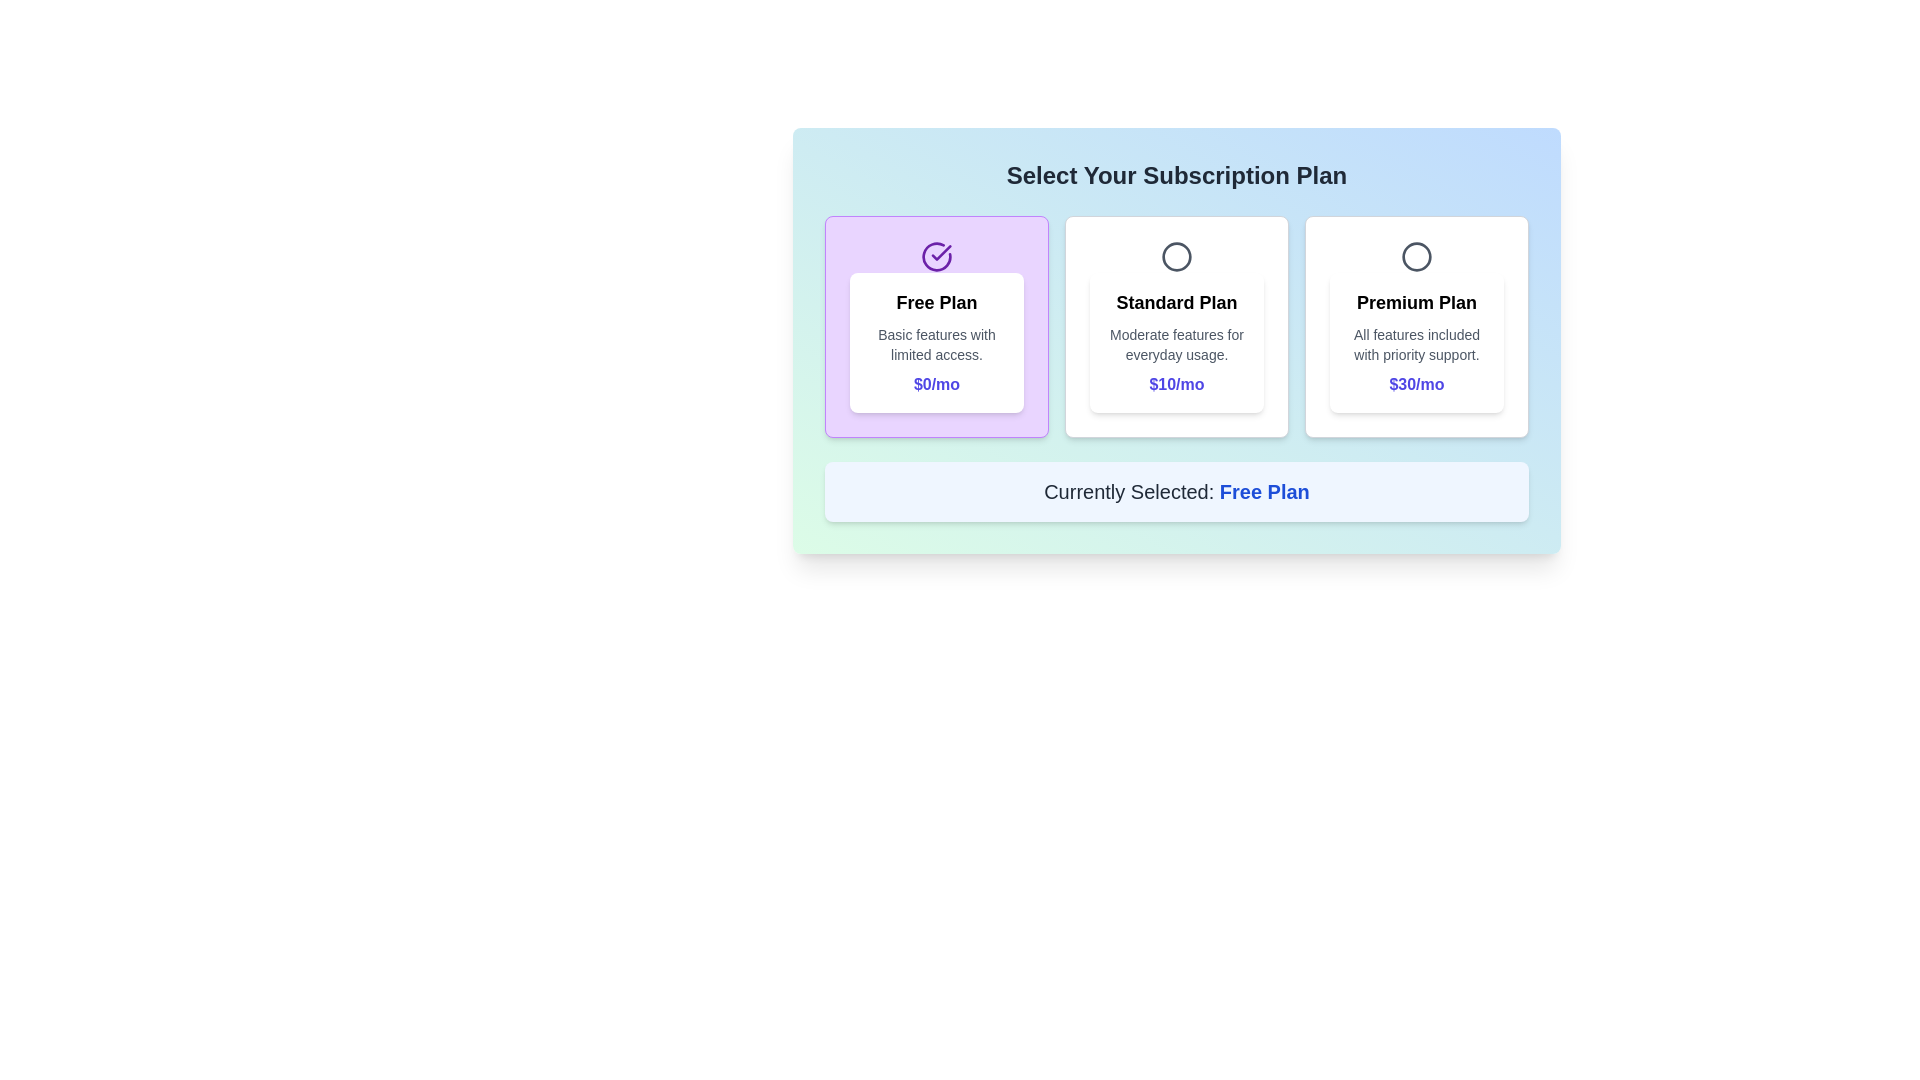 The height and width of the screenshot is (1080, 1920). What do you see at coordinates (1176, 342) in the screenshot?
I see `the 'Standard Plan' informational card` at bounding box center [1176, 342].